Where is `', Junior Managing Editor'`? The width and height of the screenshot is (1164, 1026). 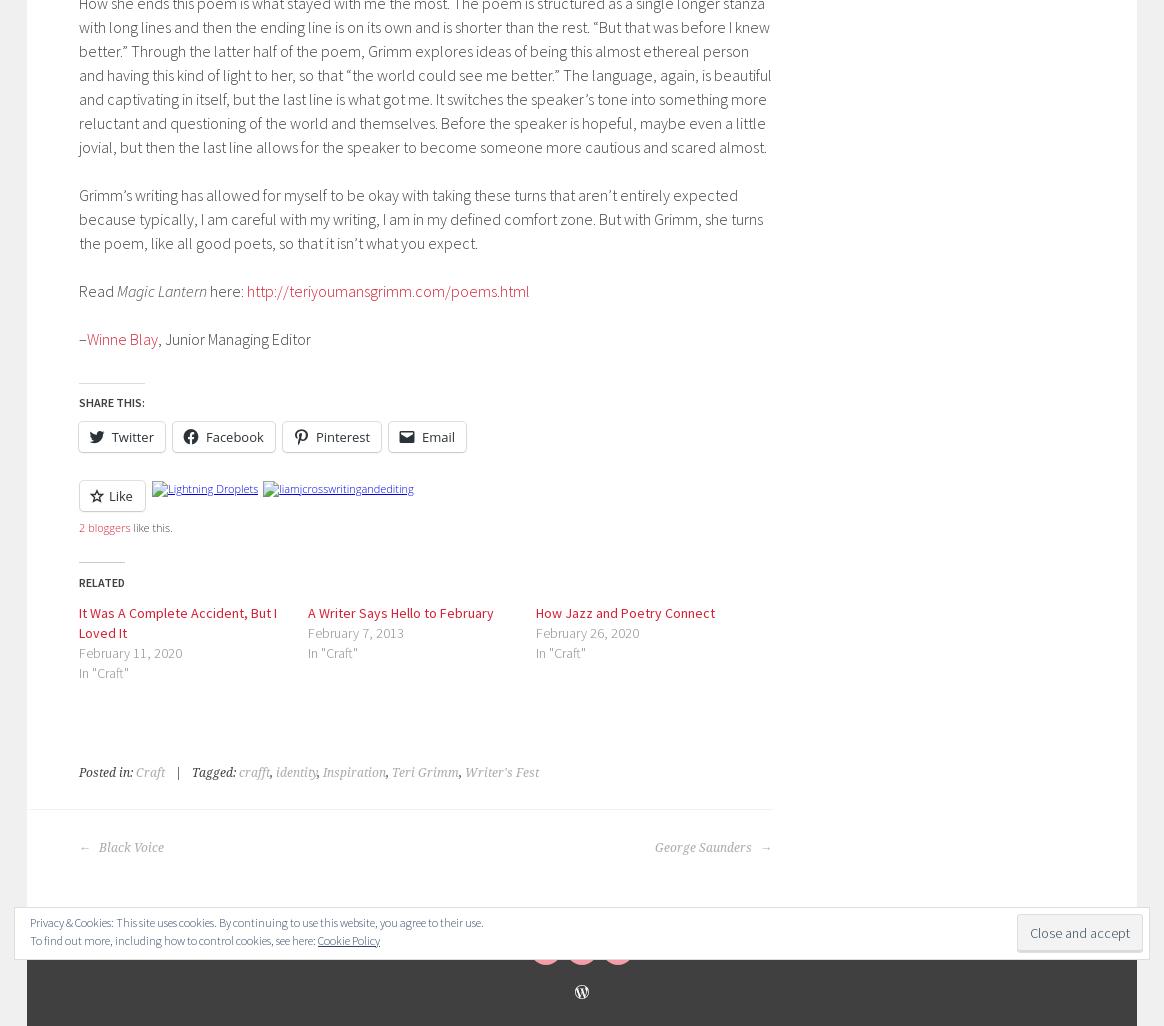 ', Junior Managing Editor' is located at coordinates (233, 337).